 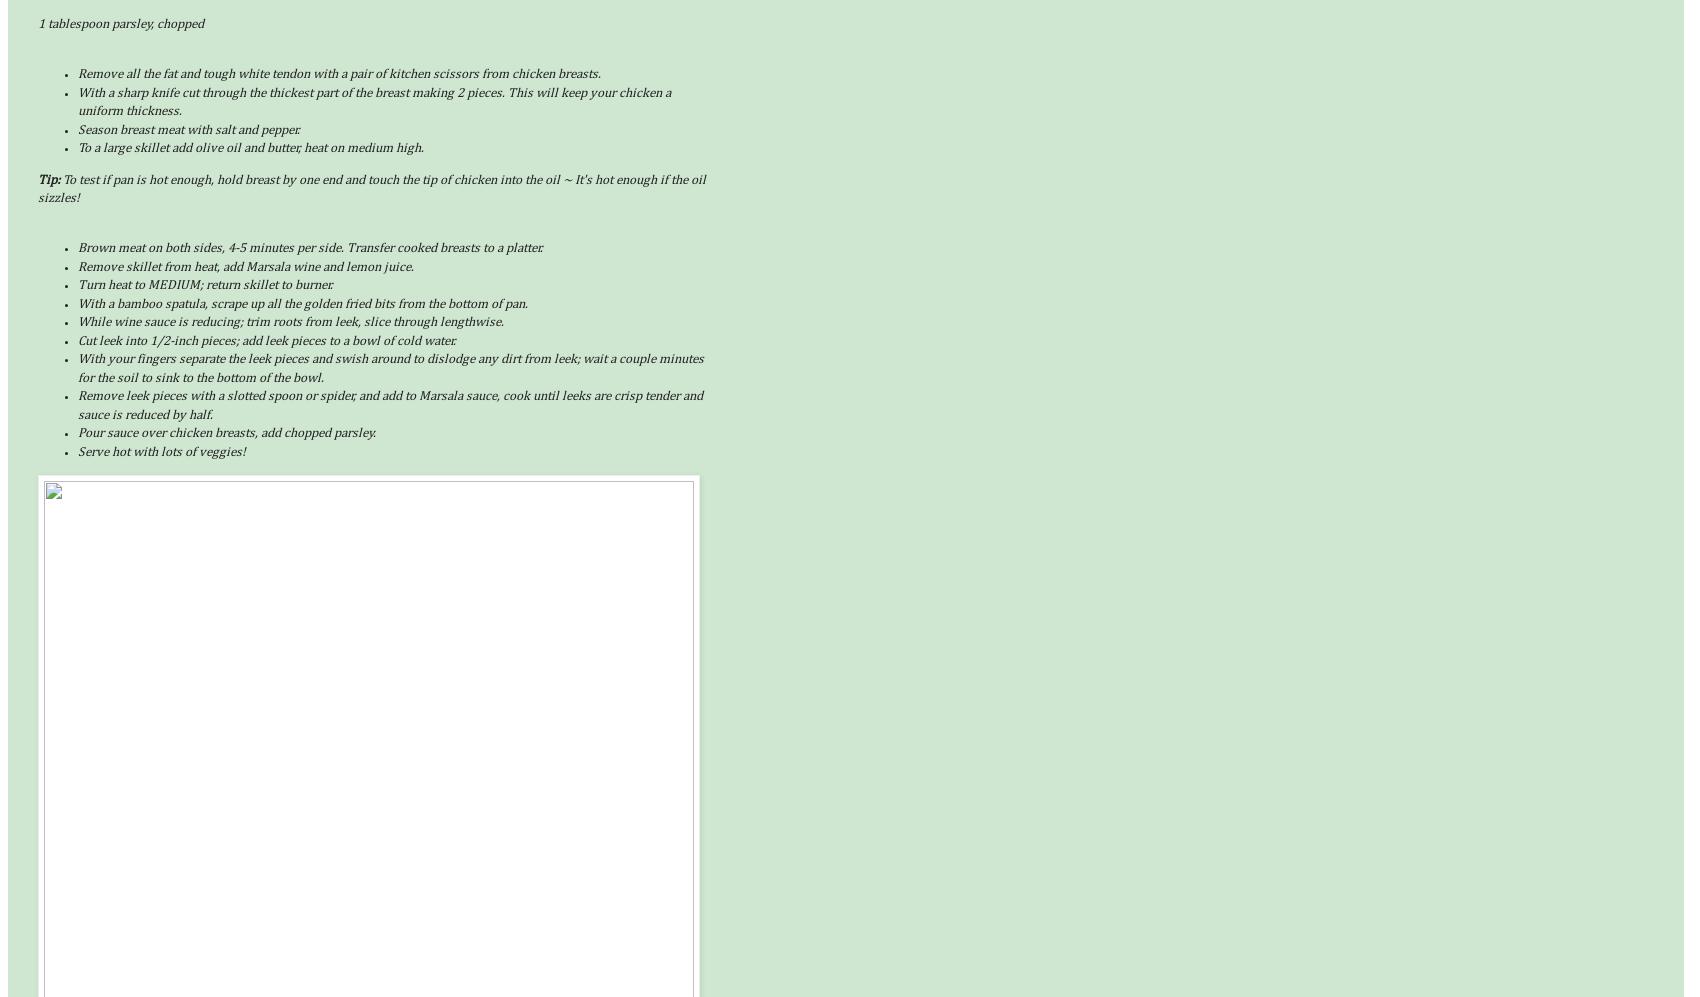 What do you see at coordinates (78, 432) in the screenshot?
I see `'Pour sauce over chicken breasts, add chopped parsley.'` at bounding box center [78, 432].